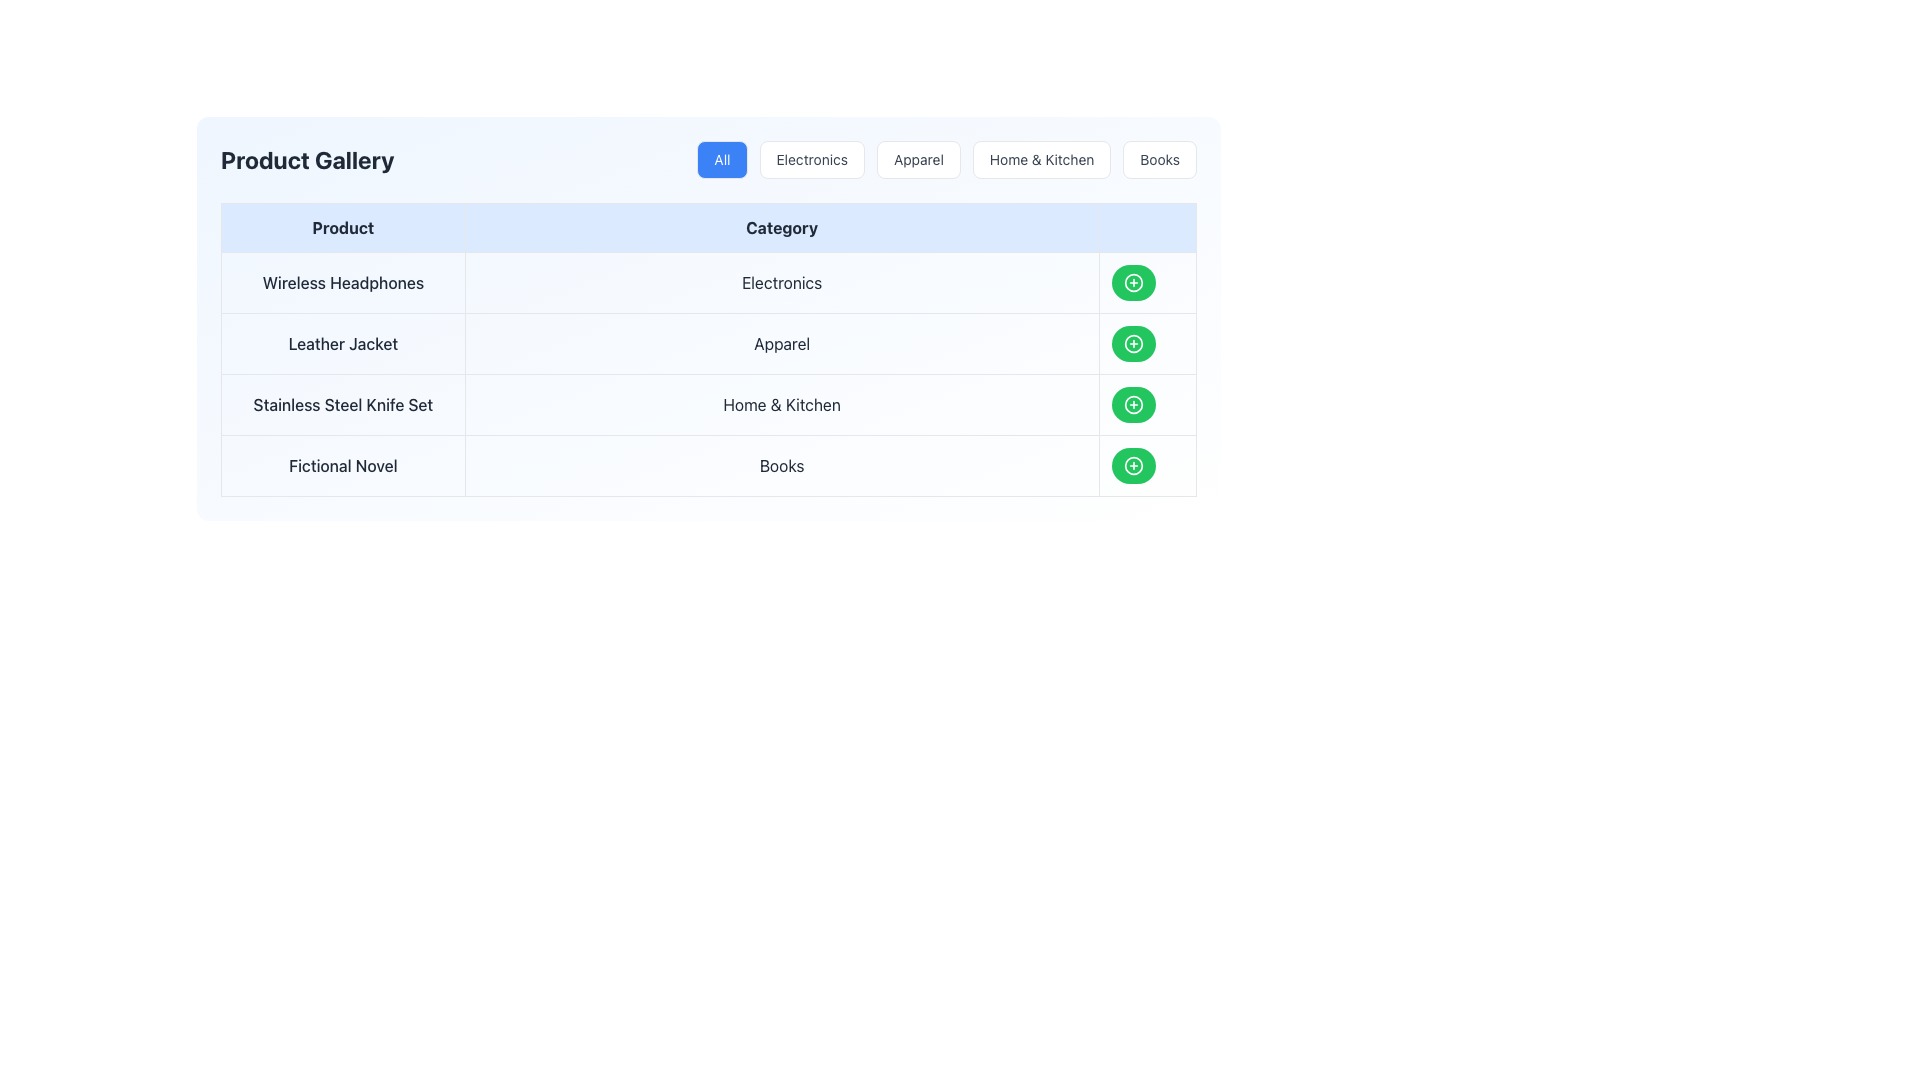 This screenshot has width=1920, height=1080. I want to click on the green circular button with a white plus symbol located in the fourth row under the 'Action' column for the 'Fictional Novel' product, so click(1147, 466).